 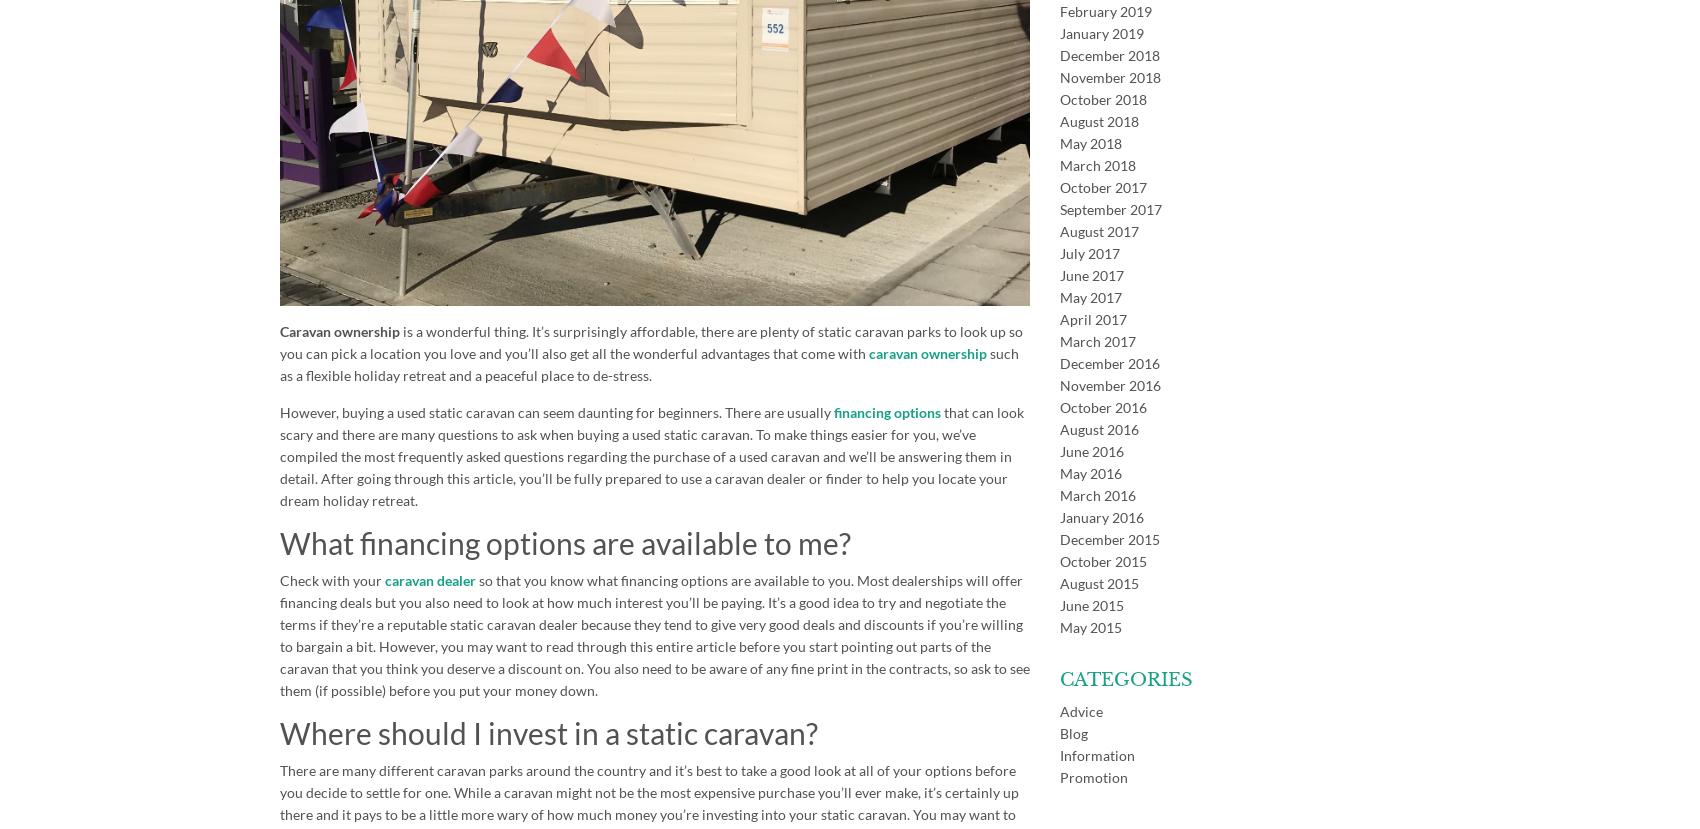 What do you see at coordinates (1058, 385) in the screenshot?
I see `'November 2016'` at bounding box center [1058, 385].